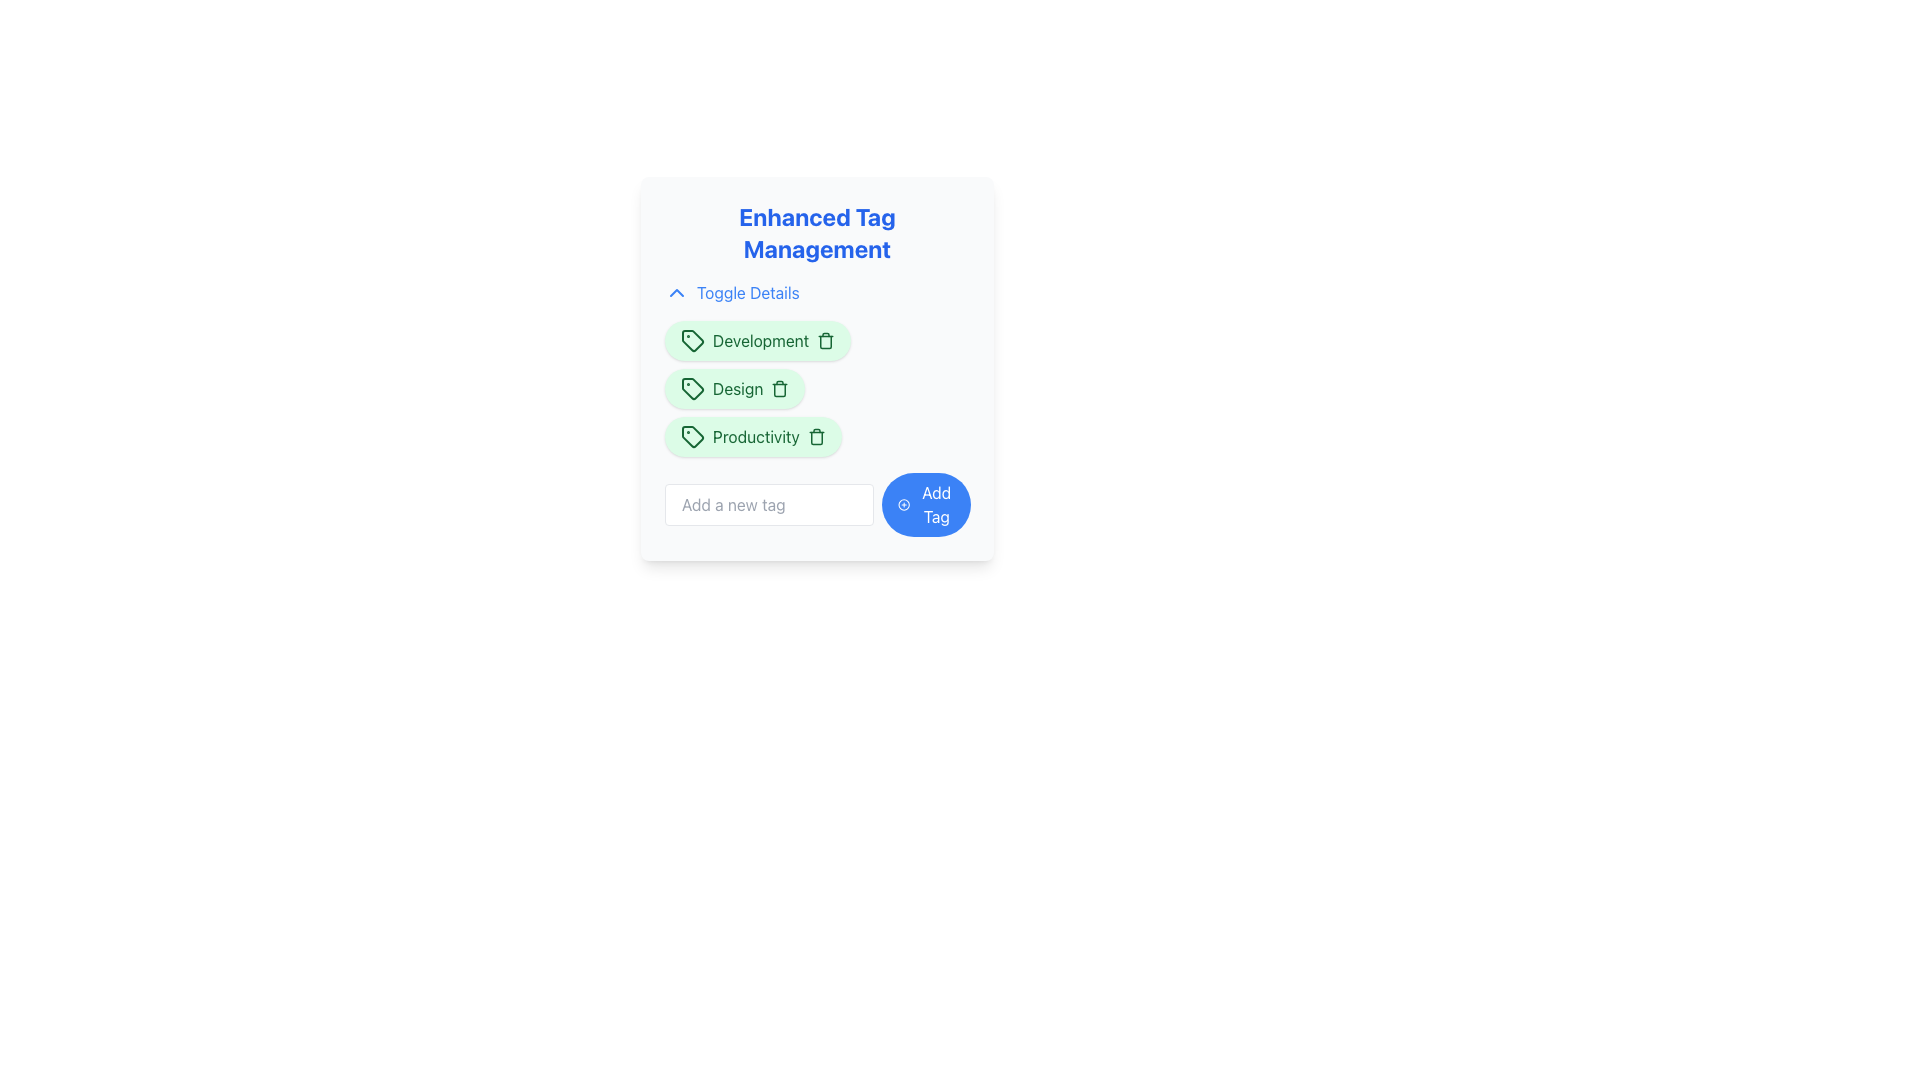 The width and height of the screenshot is (1920, 1080). What do you see at coordinates (731, 293) in the screenshot?
I see `the 'Toggle Details' text link, which is styled with a blue font color and has an upward-facing chevron icon` at bounding box center [731, 293].